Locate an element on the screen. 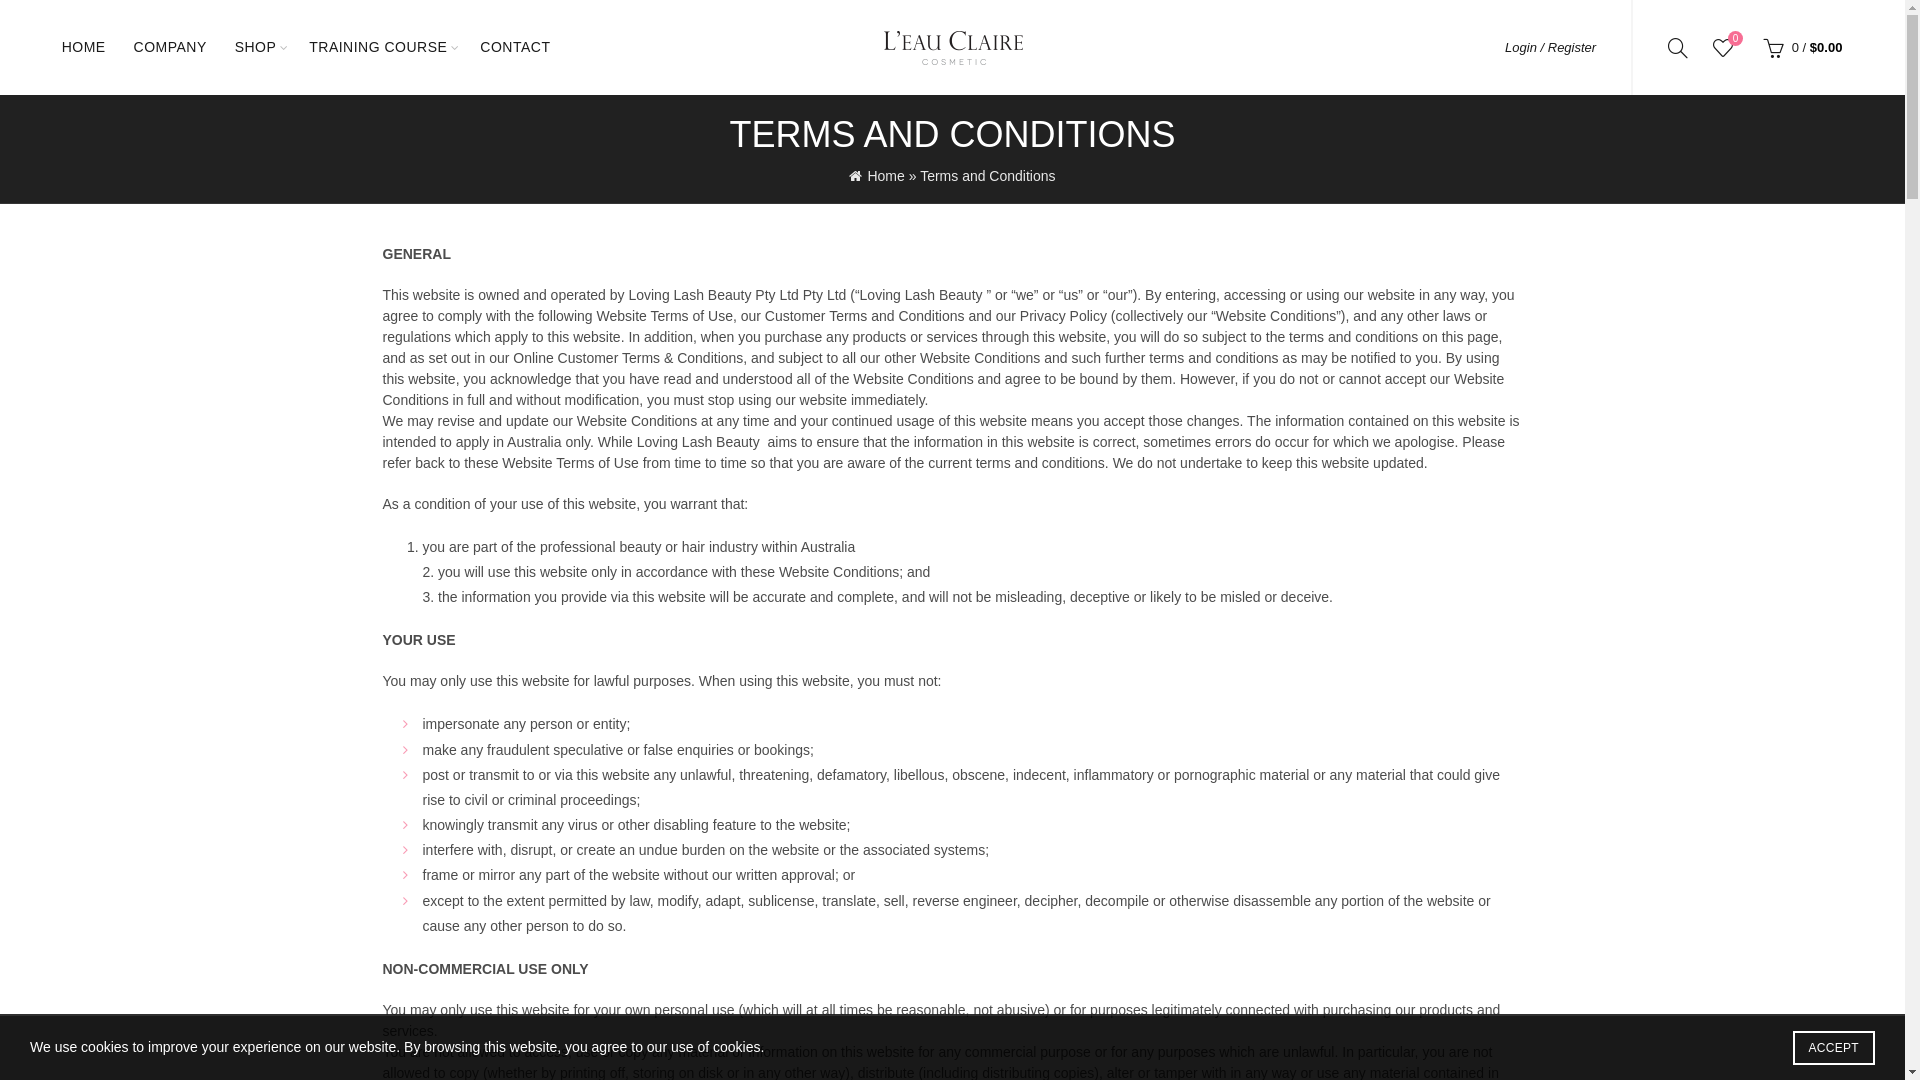 The height and width of the screenshot is (1080, 1920). 'Login / Register' is located at coordinates (1505, 46).